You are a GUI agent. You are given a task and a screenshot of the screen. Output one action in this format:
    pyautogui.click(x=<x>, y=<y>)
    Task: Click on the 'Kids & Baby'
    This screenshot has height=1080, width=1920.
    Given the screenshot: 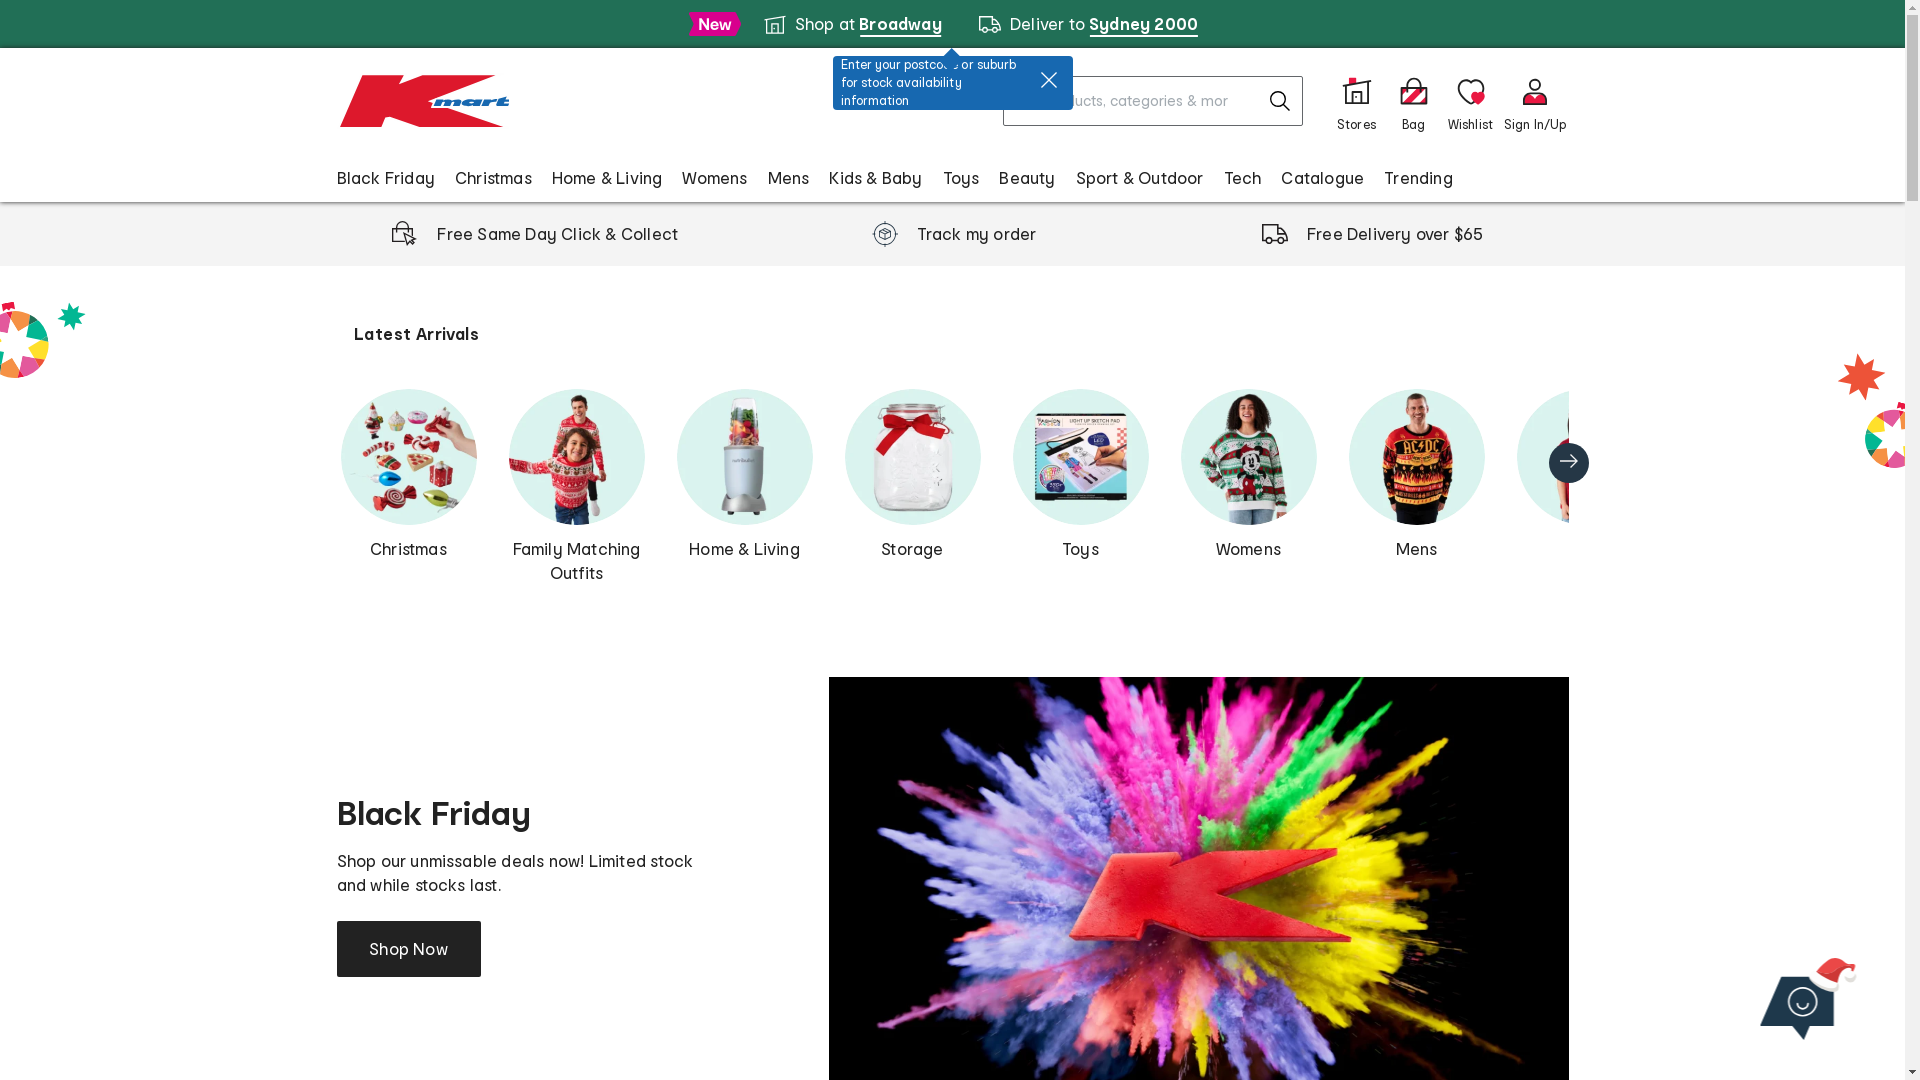 What is the action you would take?
    pyautogui.click(x=829, y=176)
    